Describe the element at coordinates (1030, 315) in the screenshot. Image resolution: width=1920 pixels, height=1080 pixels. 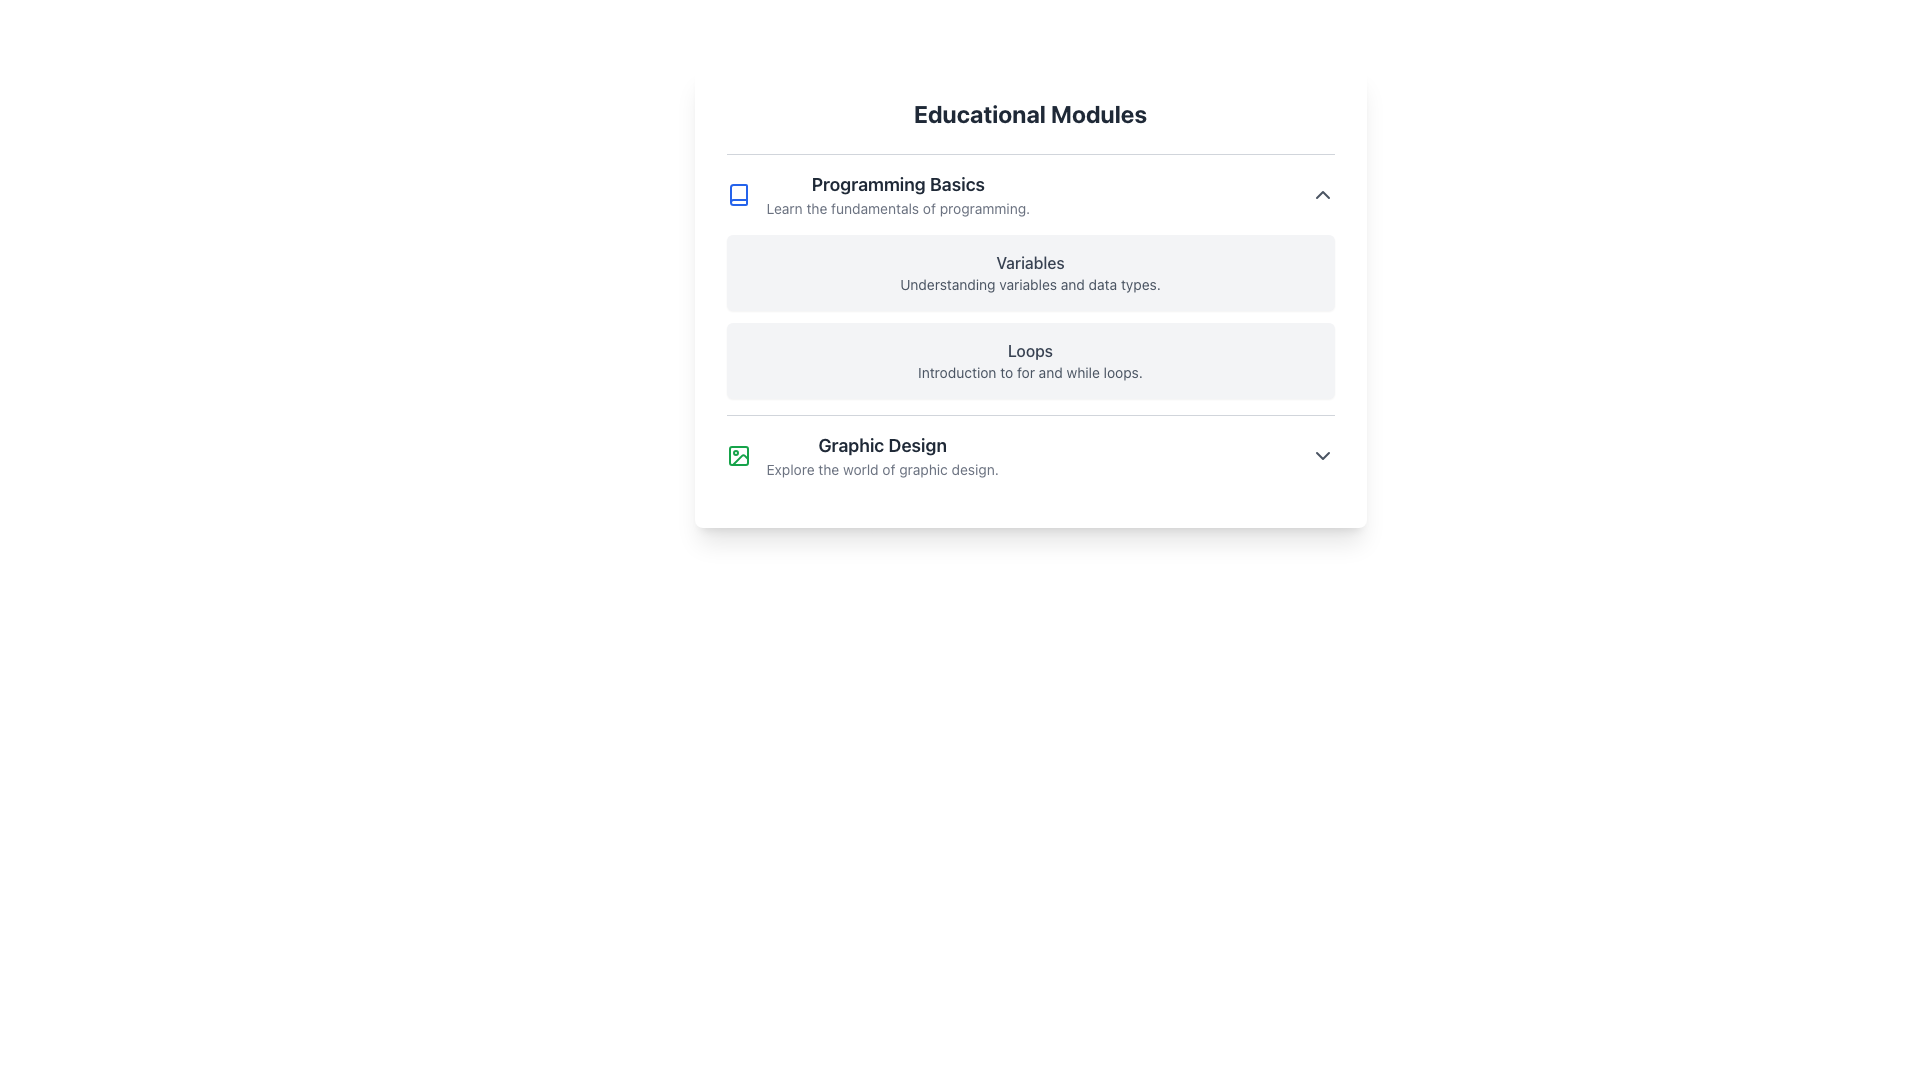
I see `the Informational block containing 'Variables' and 'Loops' sections, which is centrally positioned in the 'Programming Basics' section` at that location.